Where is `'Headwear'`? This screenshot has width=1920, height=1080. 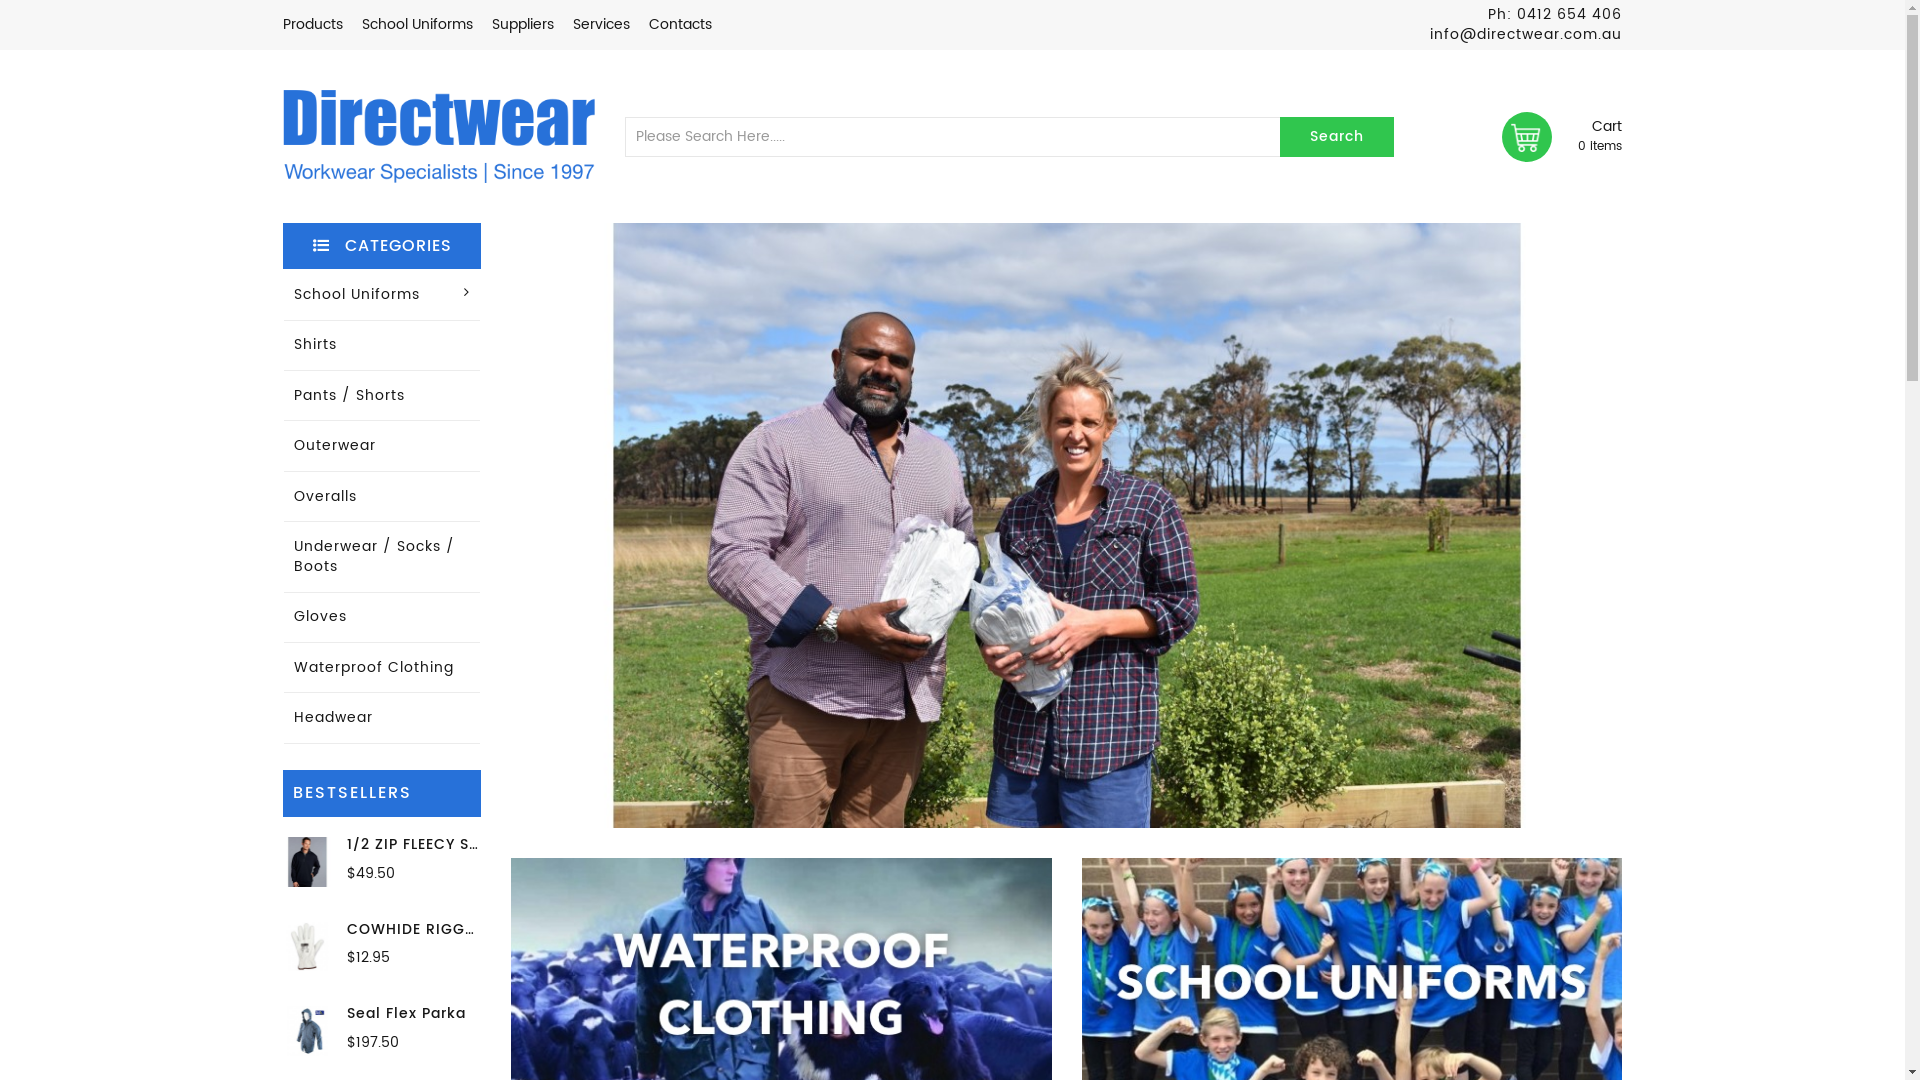
'Headwear' is located at coordinates (382, 716).